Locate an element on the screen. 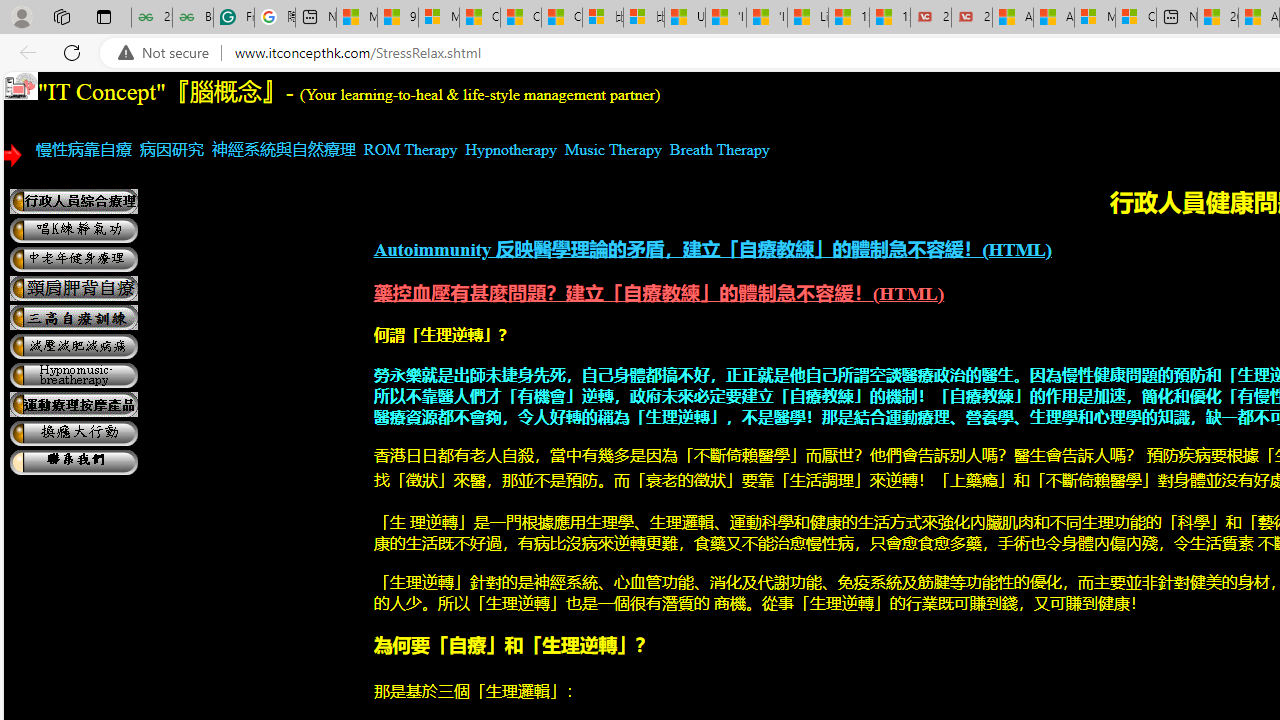 The height and width of the screenshot is (720, 1280). '15 Ways Modern Life Contradicts the Teachings of Jesus' is located at coordinates (889, 17).